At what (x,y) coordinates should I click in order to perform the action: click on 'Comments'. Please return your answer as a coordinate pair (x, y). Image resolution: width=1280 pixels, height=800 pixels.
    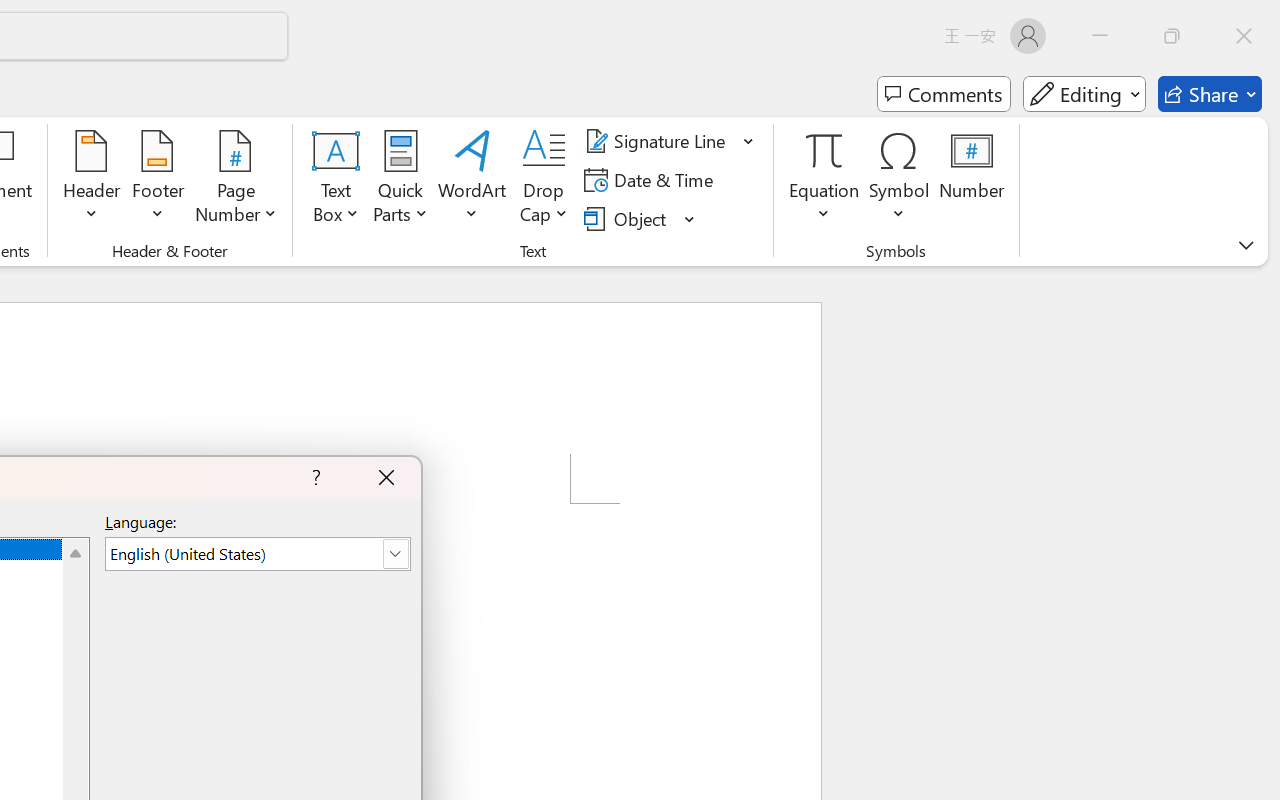
    Looking at the image, I should click on (943, 94).